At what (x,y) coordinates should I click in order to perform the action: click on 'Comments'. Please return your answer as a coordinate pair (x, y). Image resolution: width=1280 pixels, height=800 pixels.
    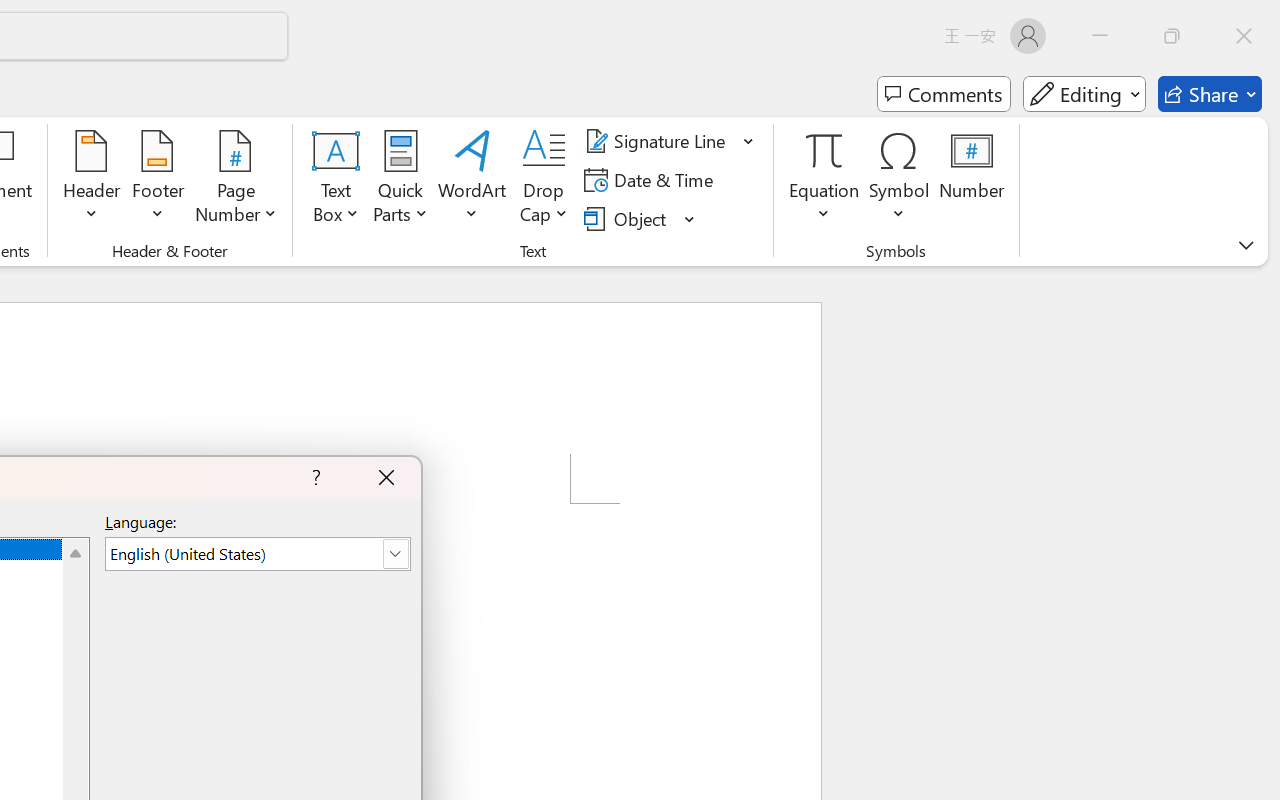
    Looking at the image, I should click on (943, 94).